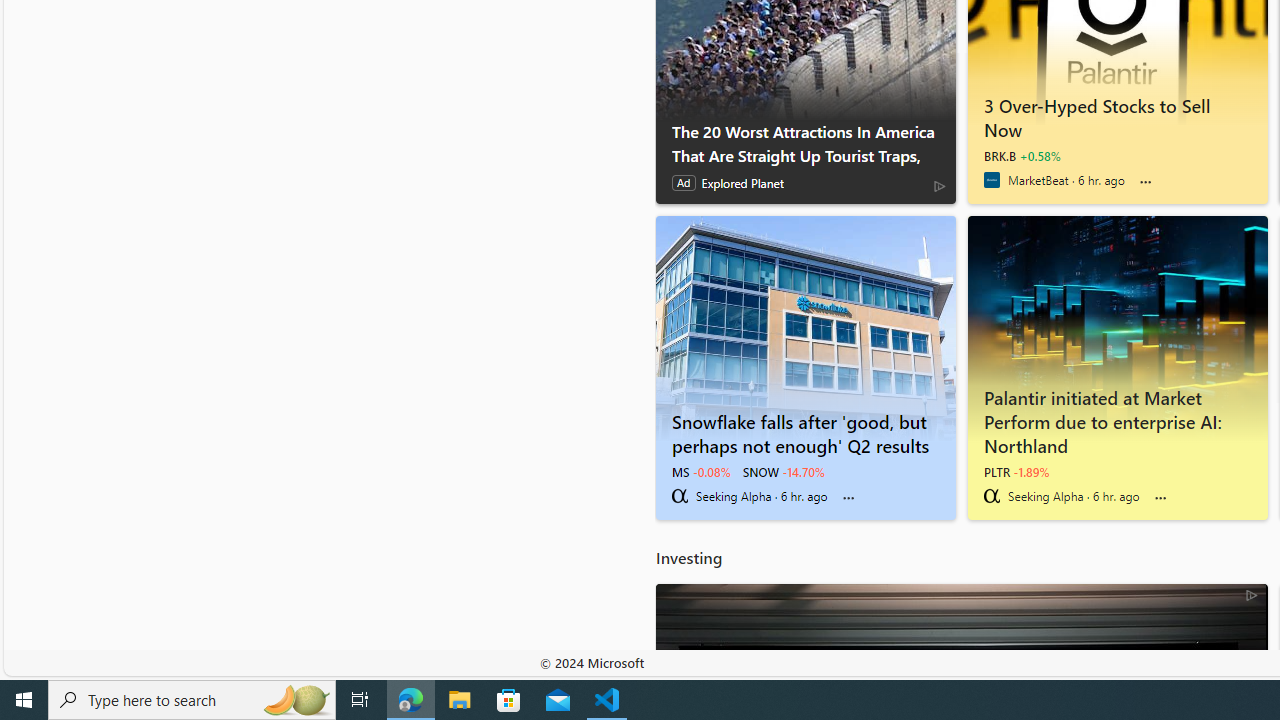 The width and height of the screenshot is (1280, 720). What do you see at coordinates (991, 495) in the screenshot?
I see `'Seeking Alpha'` at bounding box center [991, 495].